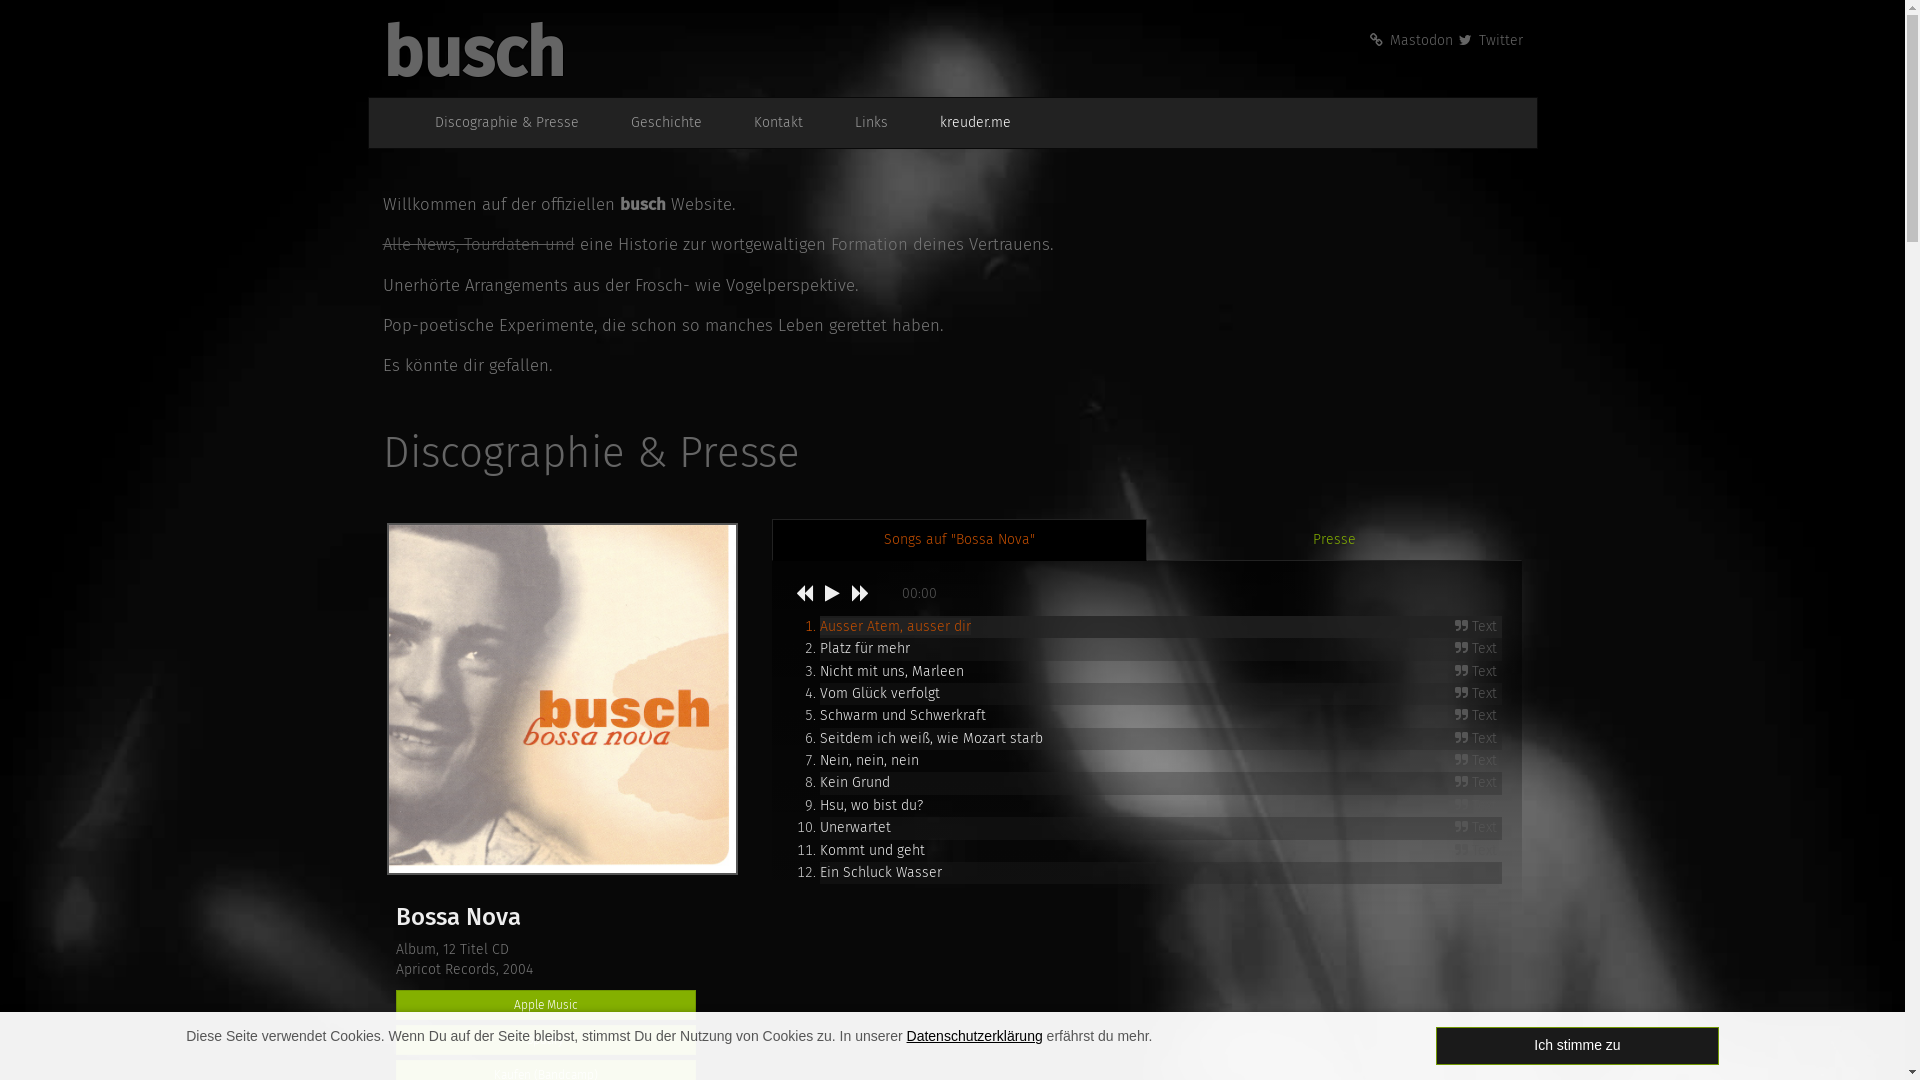 Image resolution: width=1920 pixels, height=1080 pixels. Describe the element at coordinates (872, 850) in the screenshot. I see `'Kommt und geht'` at that location.